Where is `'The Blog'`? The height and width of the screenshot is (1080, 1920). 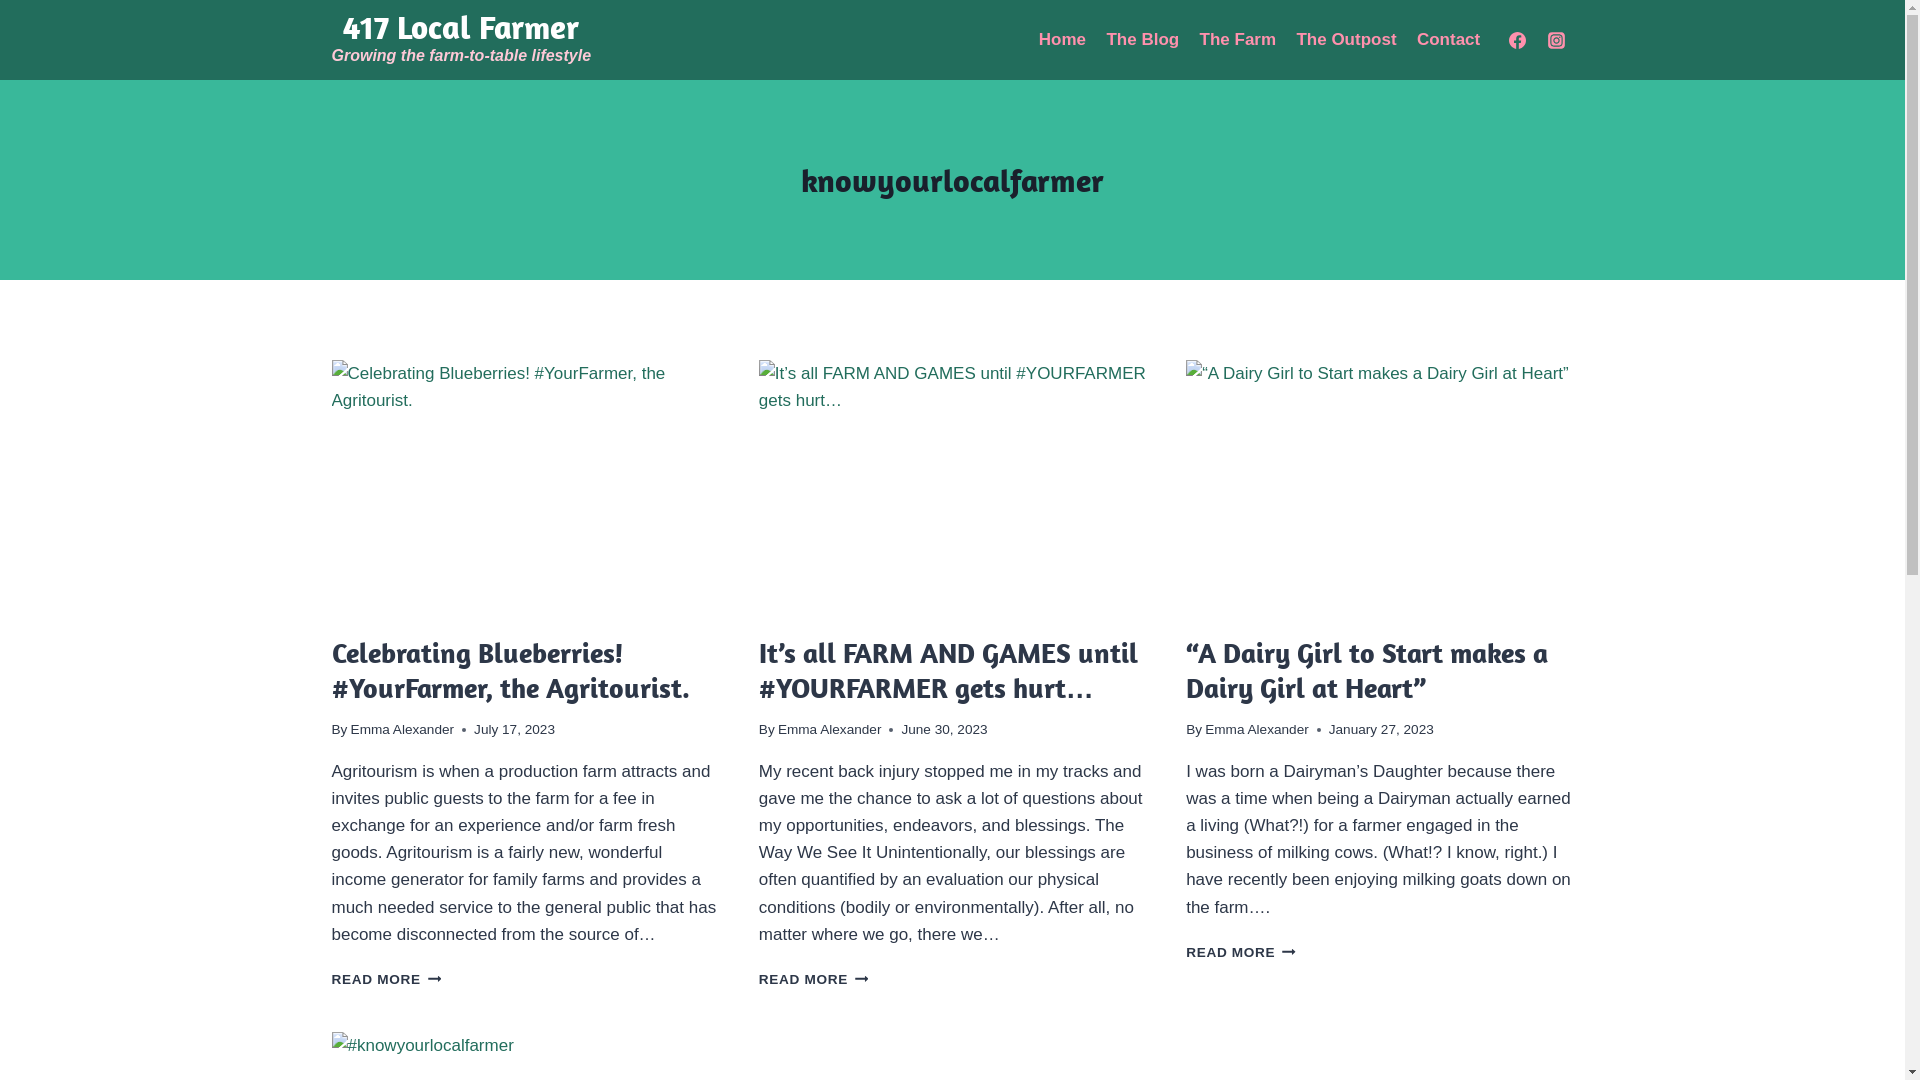 'The Blog' is located at coordinates (1142, 39).